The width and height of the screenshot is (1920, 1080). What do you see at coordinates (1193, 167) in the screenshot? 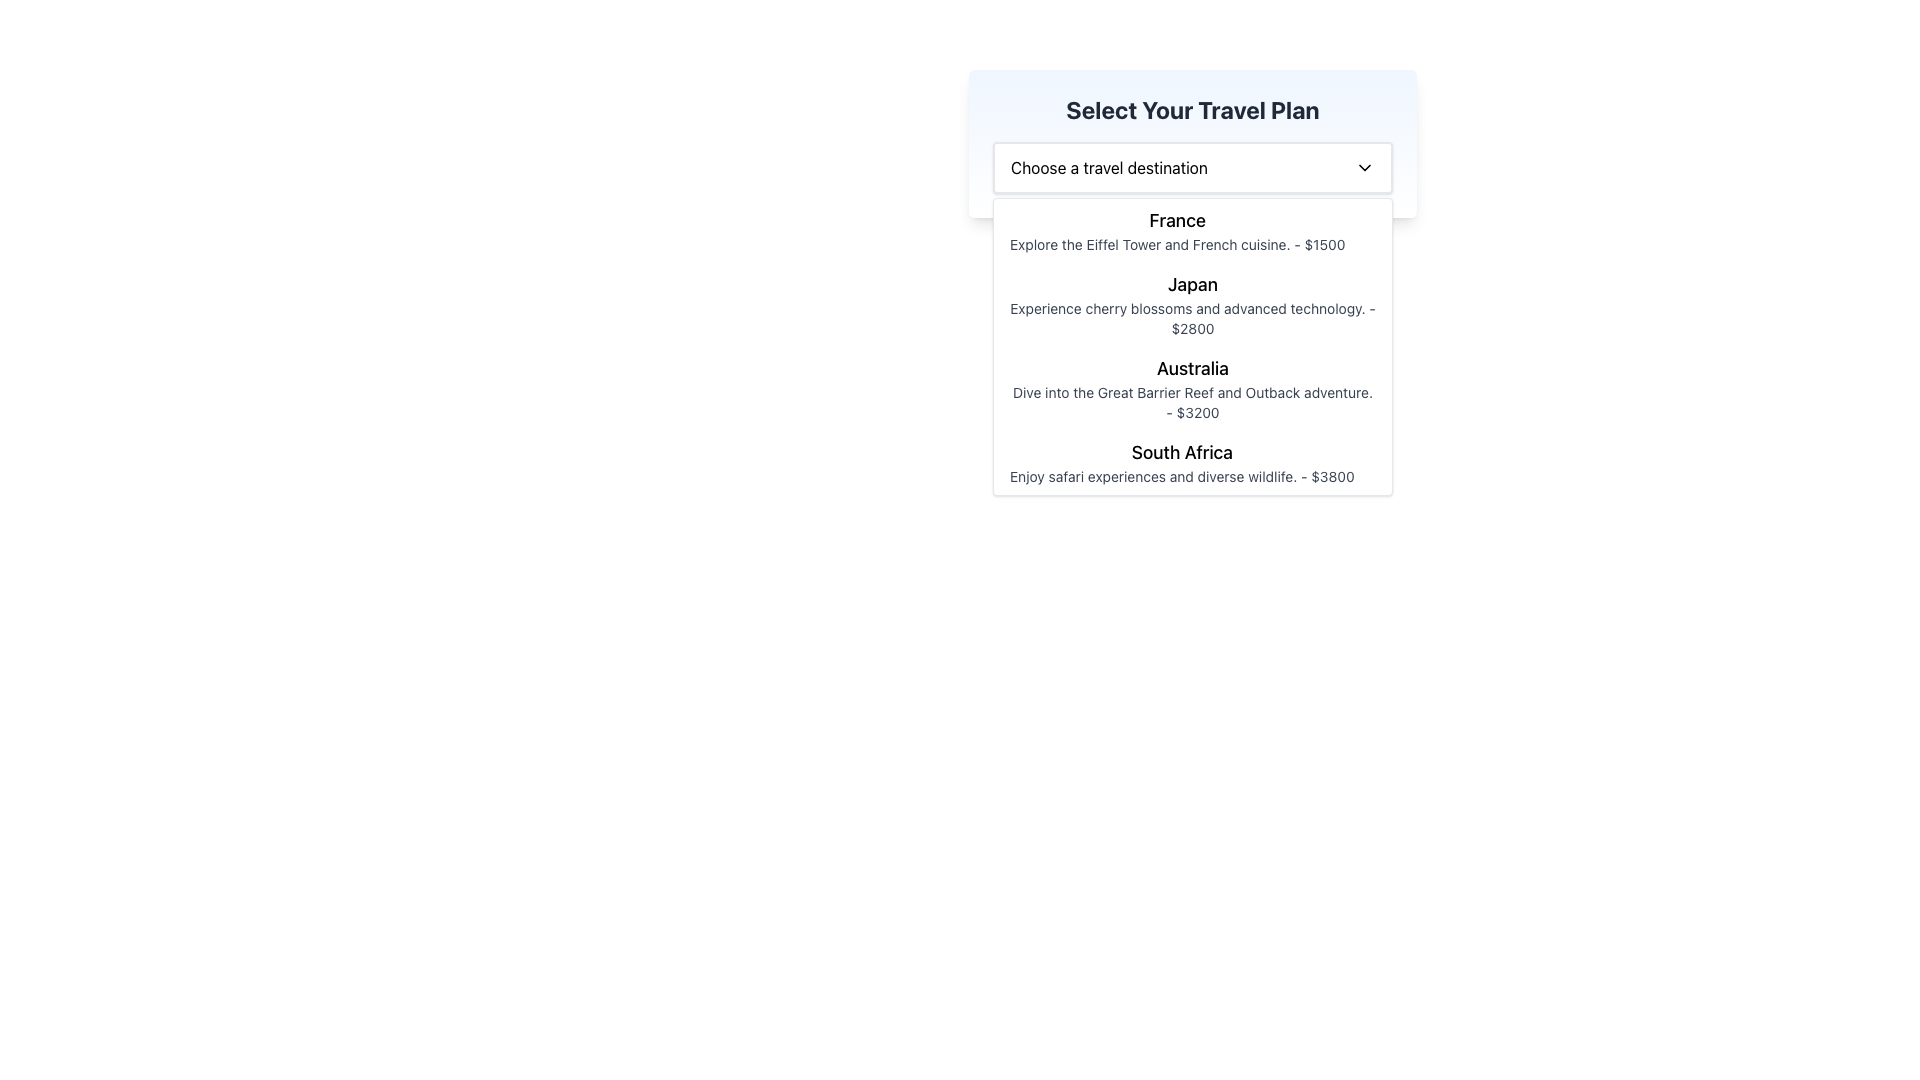
I see `the dropdown menu labeled 'Choose a travel destination' to activate it` at bounding box center [1193, 167].